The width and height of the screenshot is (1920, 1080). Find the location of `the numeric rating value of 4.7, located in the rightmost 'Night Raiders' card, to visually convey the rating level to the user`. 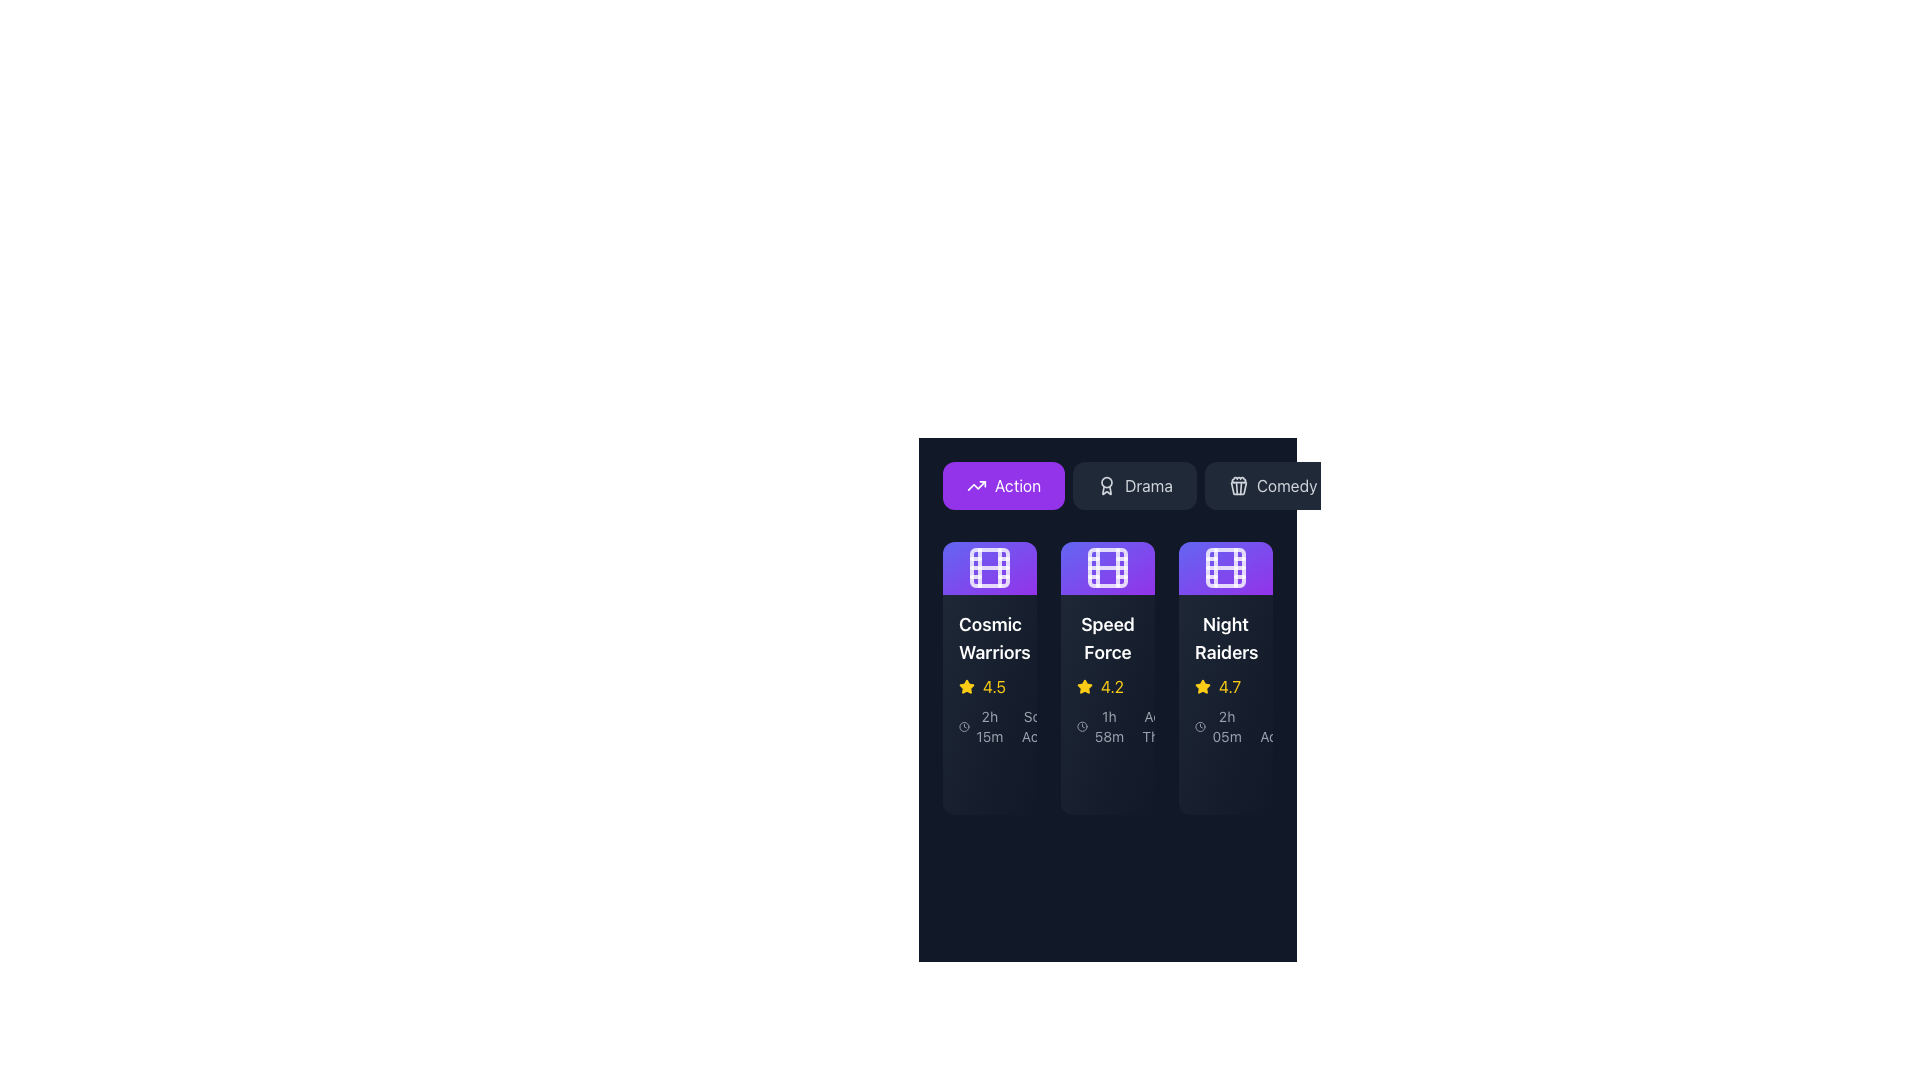

the numeric rating value of 4.7, located in the rightmost 'Night Raiders' card, to visually convey the rating level to the user is located at coordinates (1229, 685).